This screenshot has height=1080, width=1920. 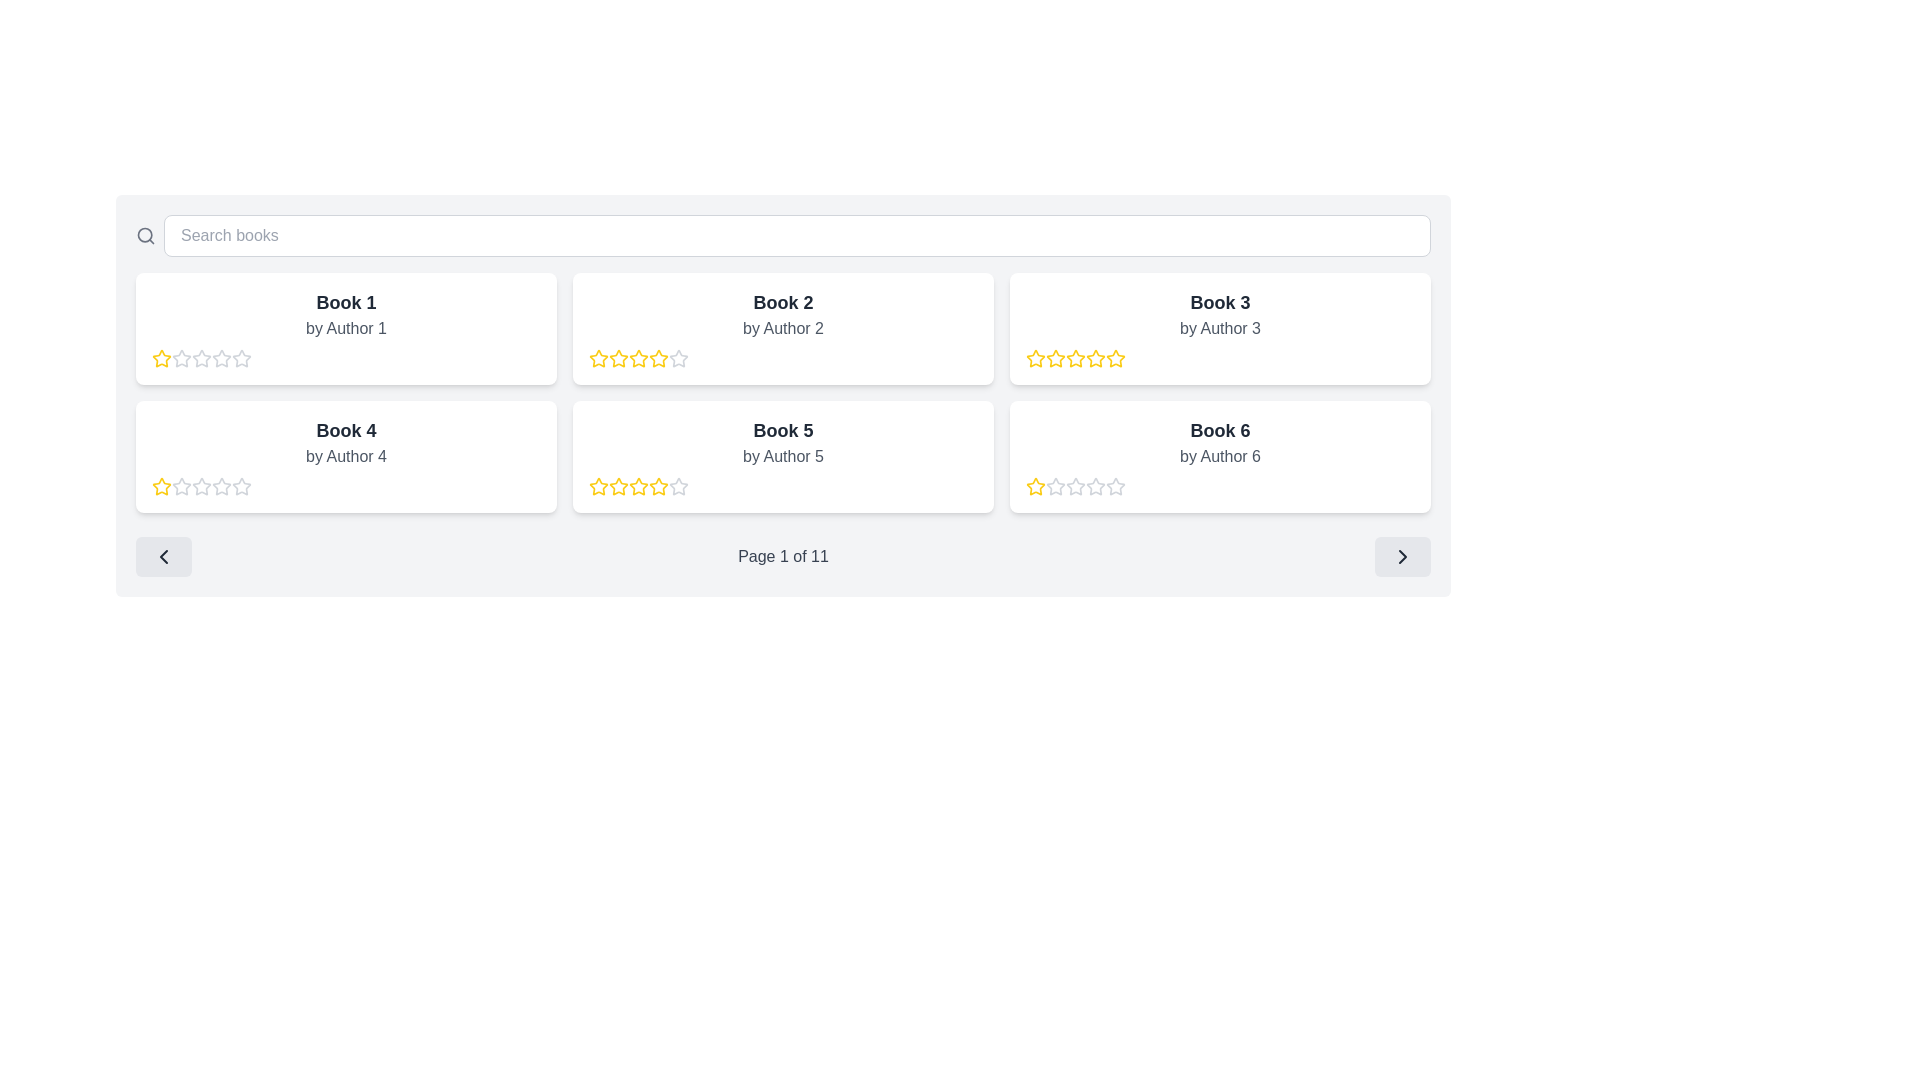 What do you see at coordinates (1219, 456) in the screenshot?
I see `text label displaying the author's name located in the 'Book 6' card layout, which is in the rightmost column of the second row, below the title 'Book 6' and above the star icons` at bounding box center [1219, 456].